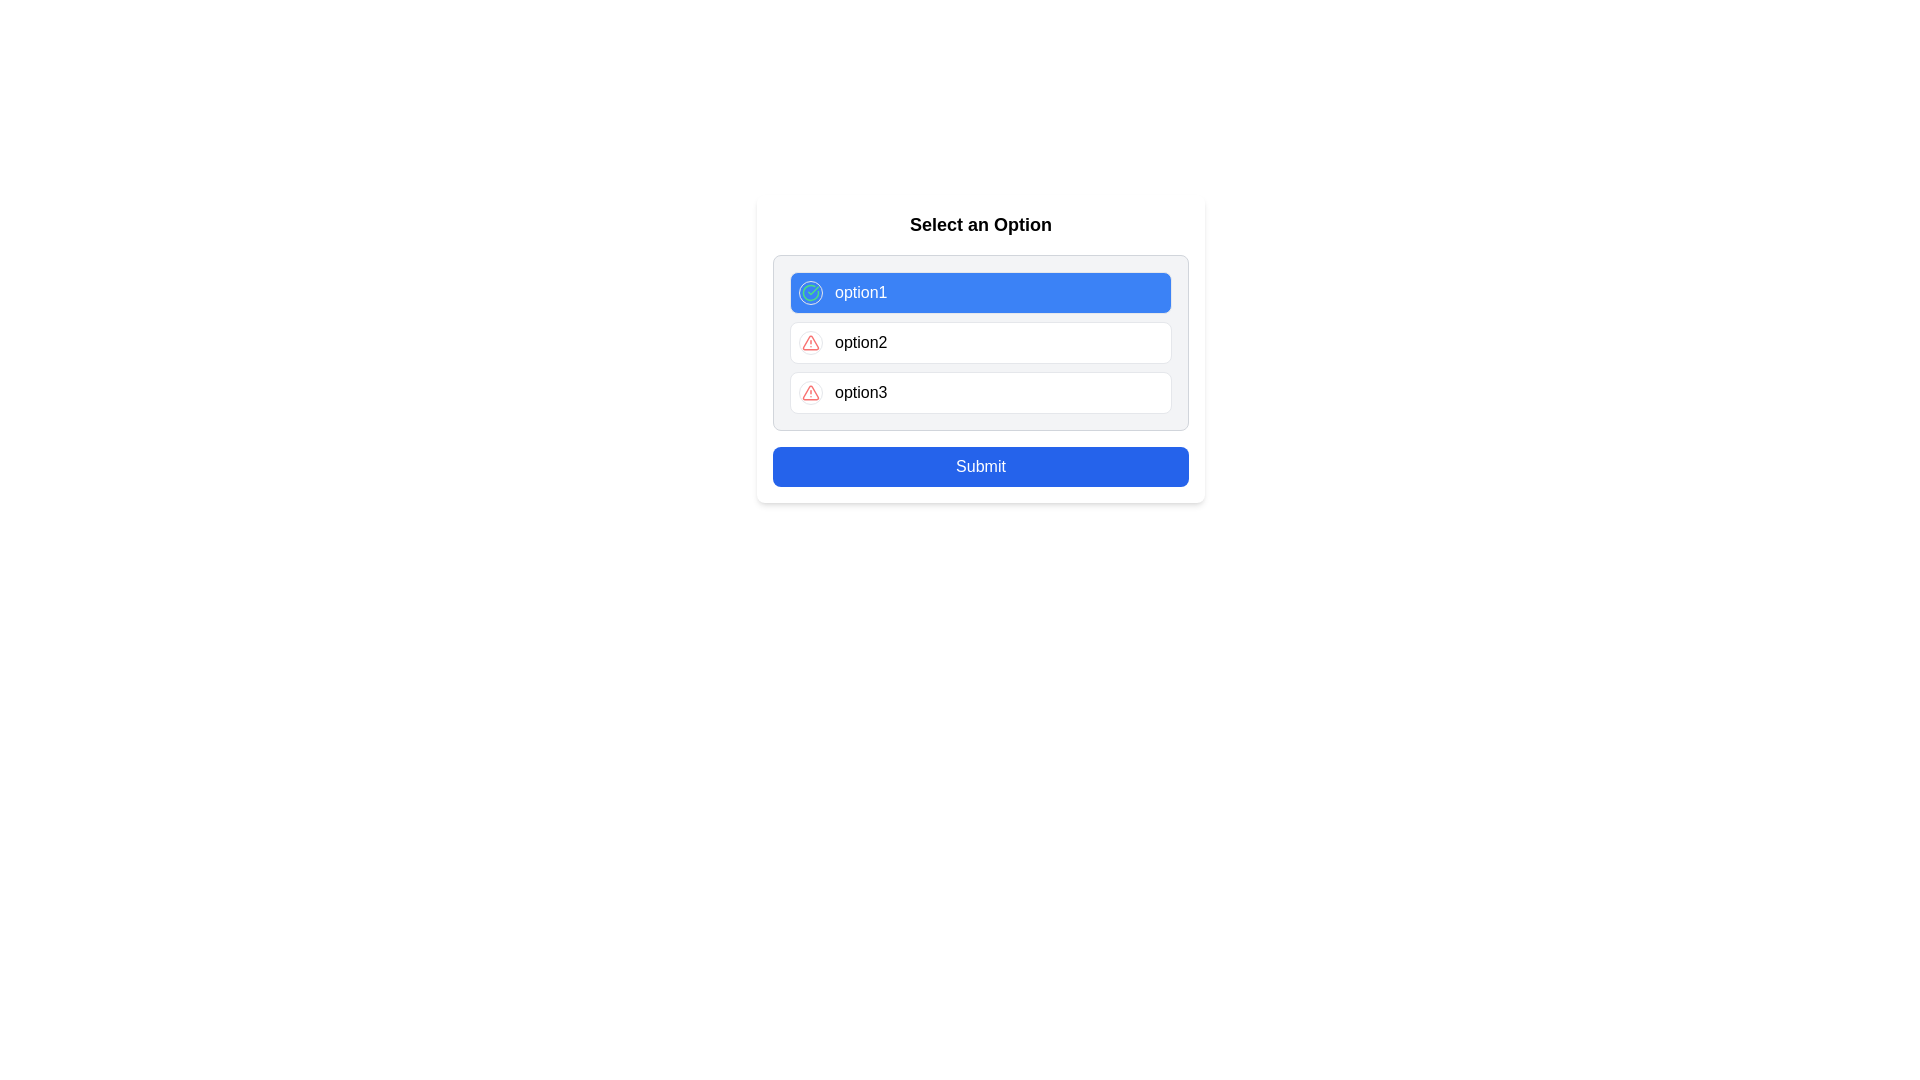  Describe the element at coordinates (980, 393) in the screenshot. I see `the 'option3' selectable option box with a warning icon and red border to select it` at that location.